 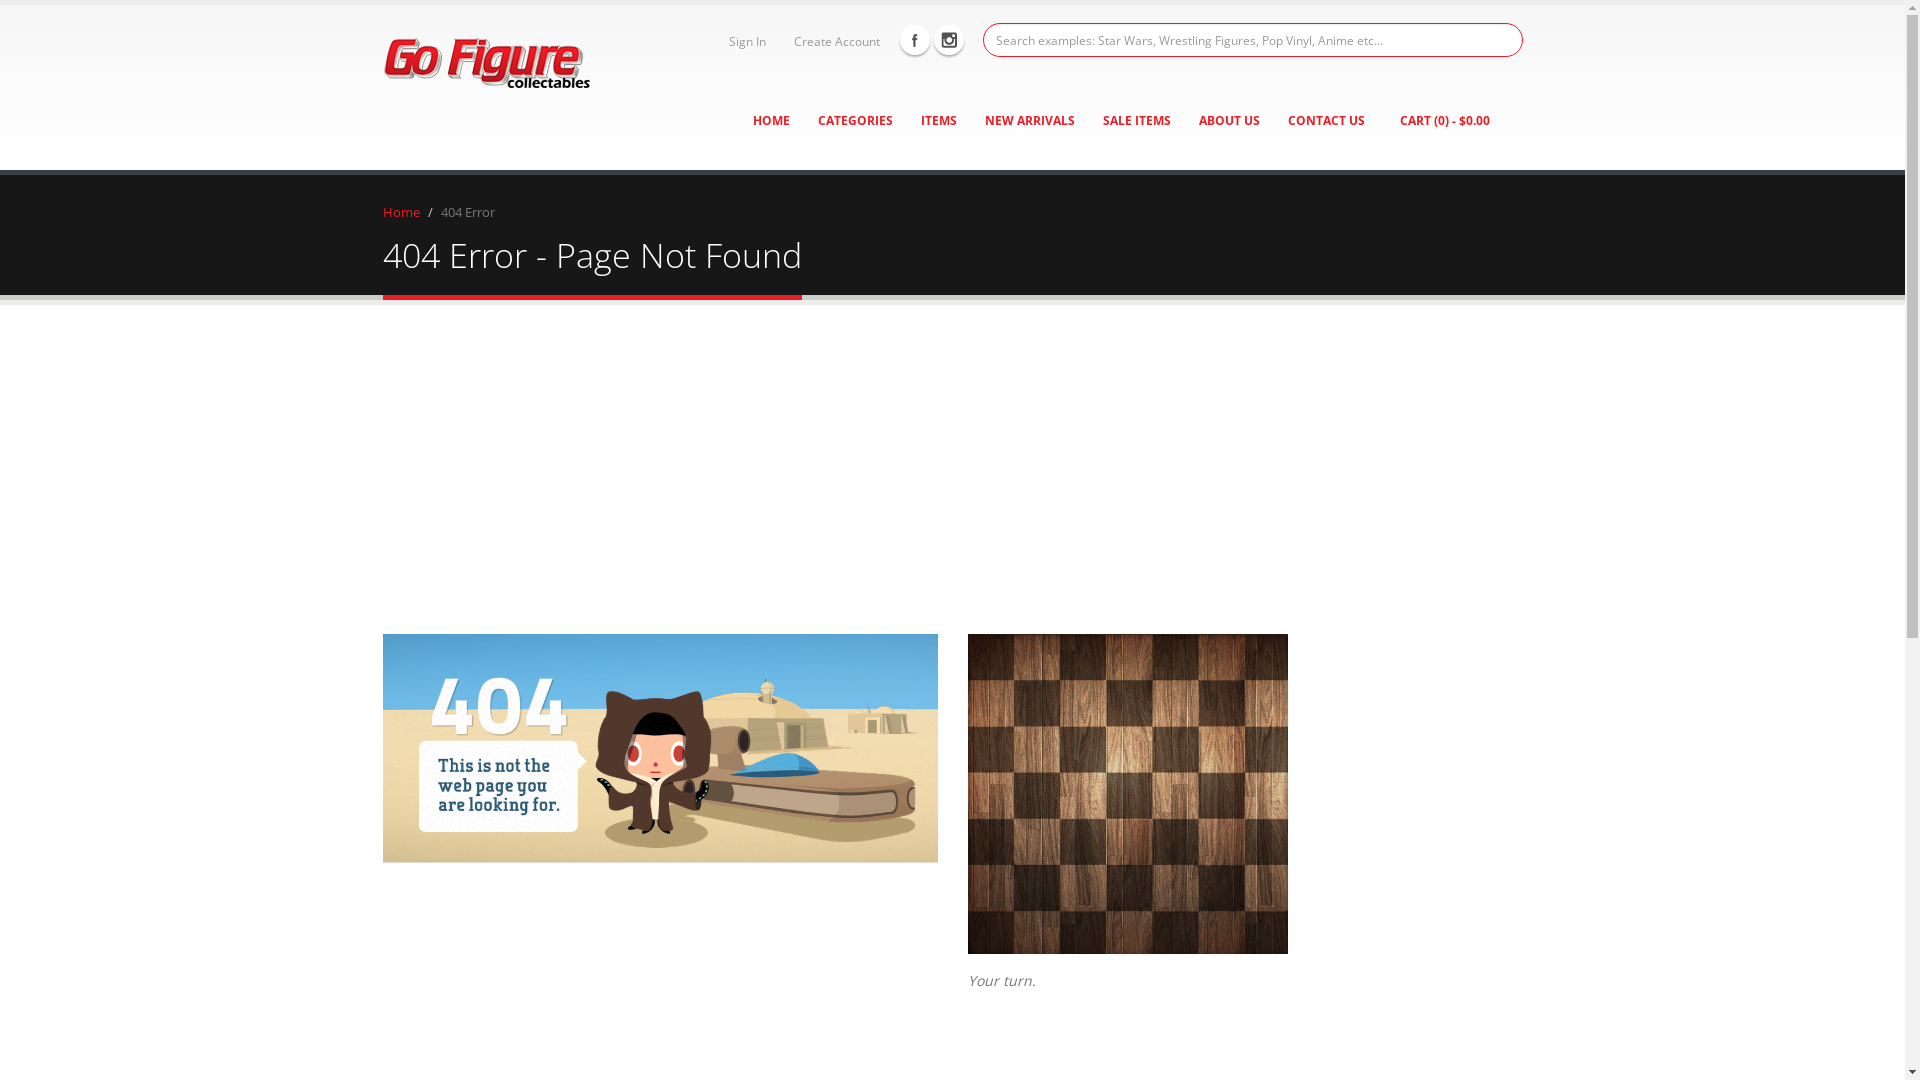 I want to click on 'CART (0) - $0.00', so click(x=1444, y=120).